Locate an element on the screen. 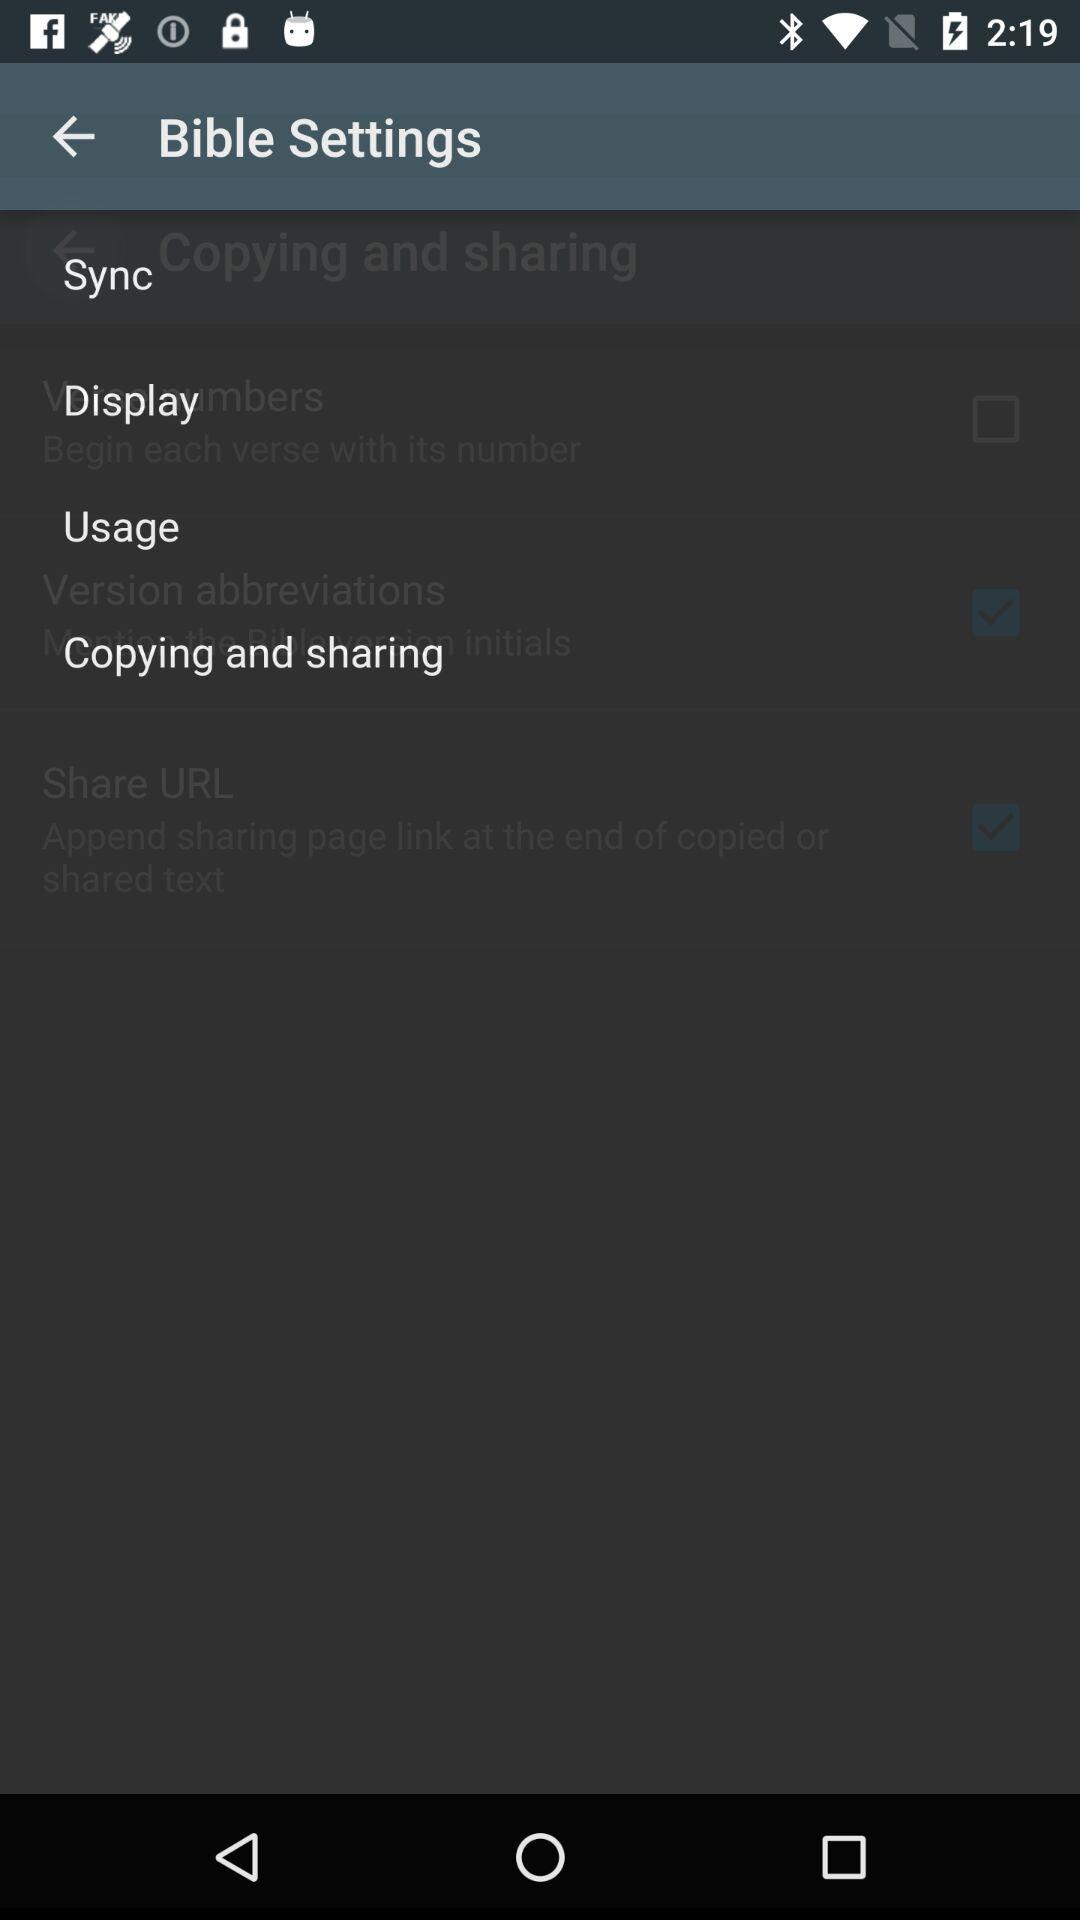 This screenshot has height=1920, width=1080. the icon below display is located at coordinates (121, 524).